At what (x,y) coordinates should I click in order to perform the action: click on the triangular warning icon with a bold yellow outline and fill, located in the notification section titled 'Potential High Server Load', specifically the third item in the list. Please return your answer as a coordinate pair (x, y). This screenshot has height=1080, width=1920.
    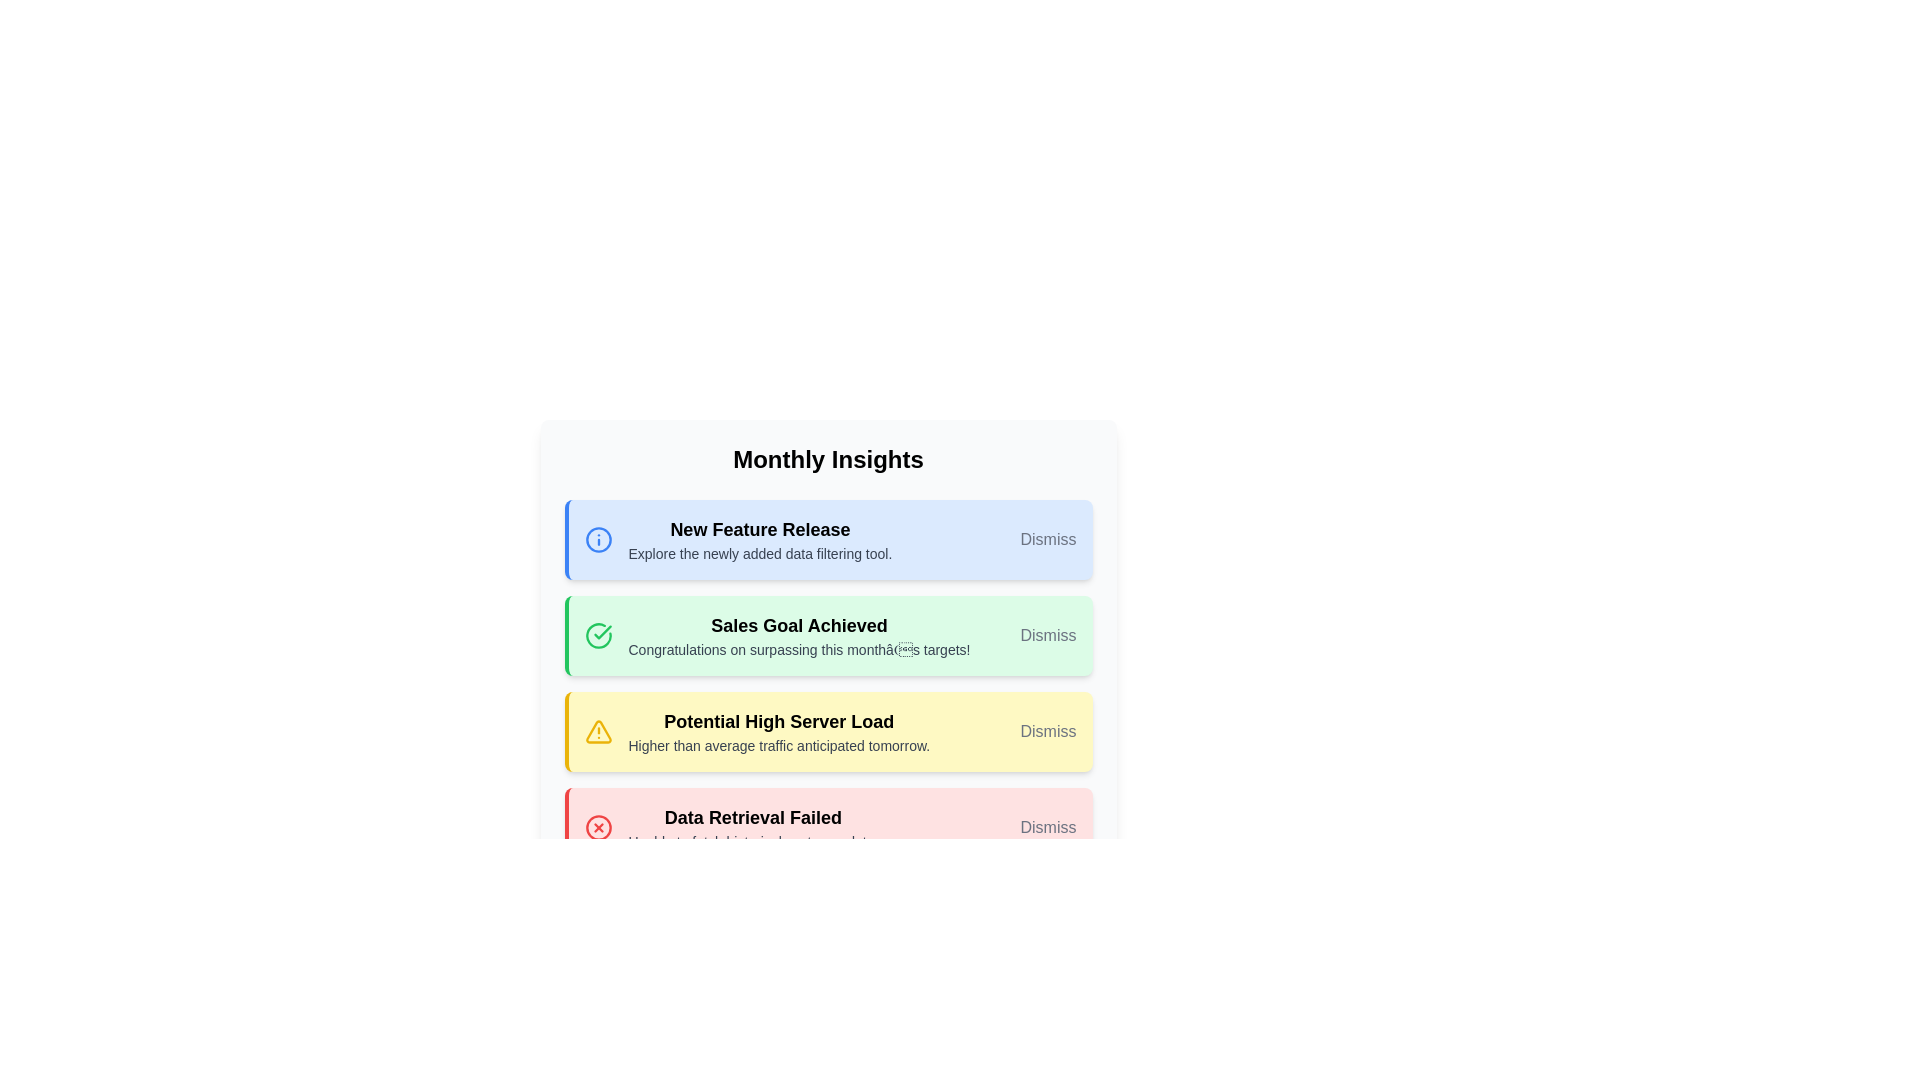
    Looking at the image, I should click on (597, 732).